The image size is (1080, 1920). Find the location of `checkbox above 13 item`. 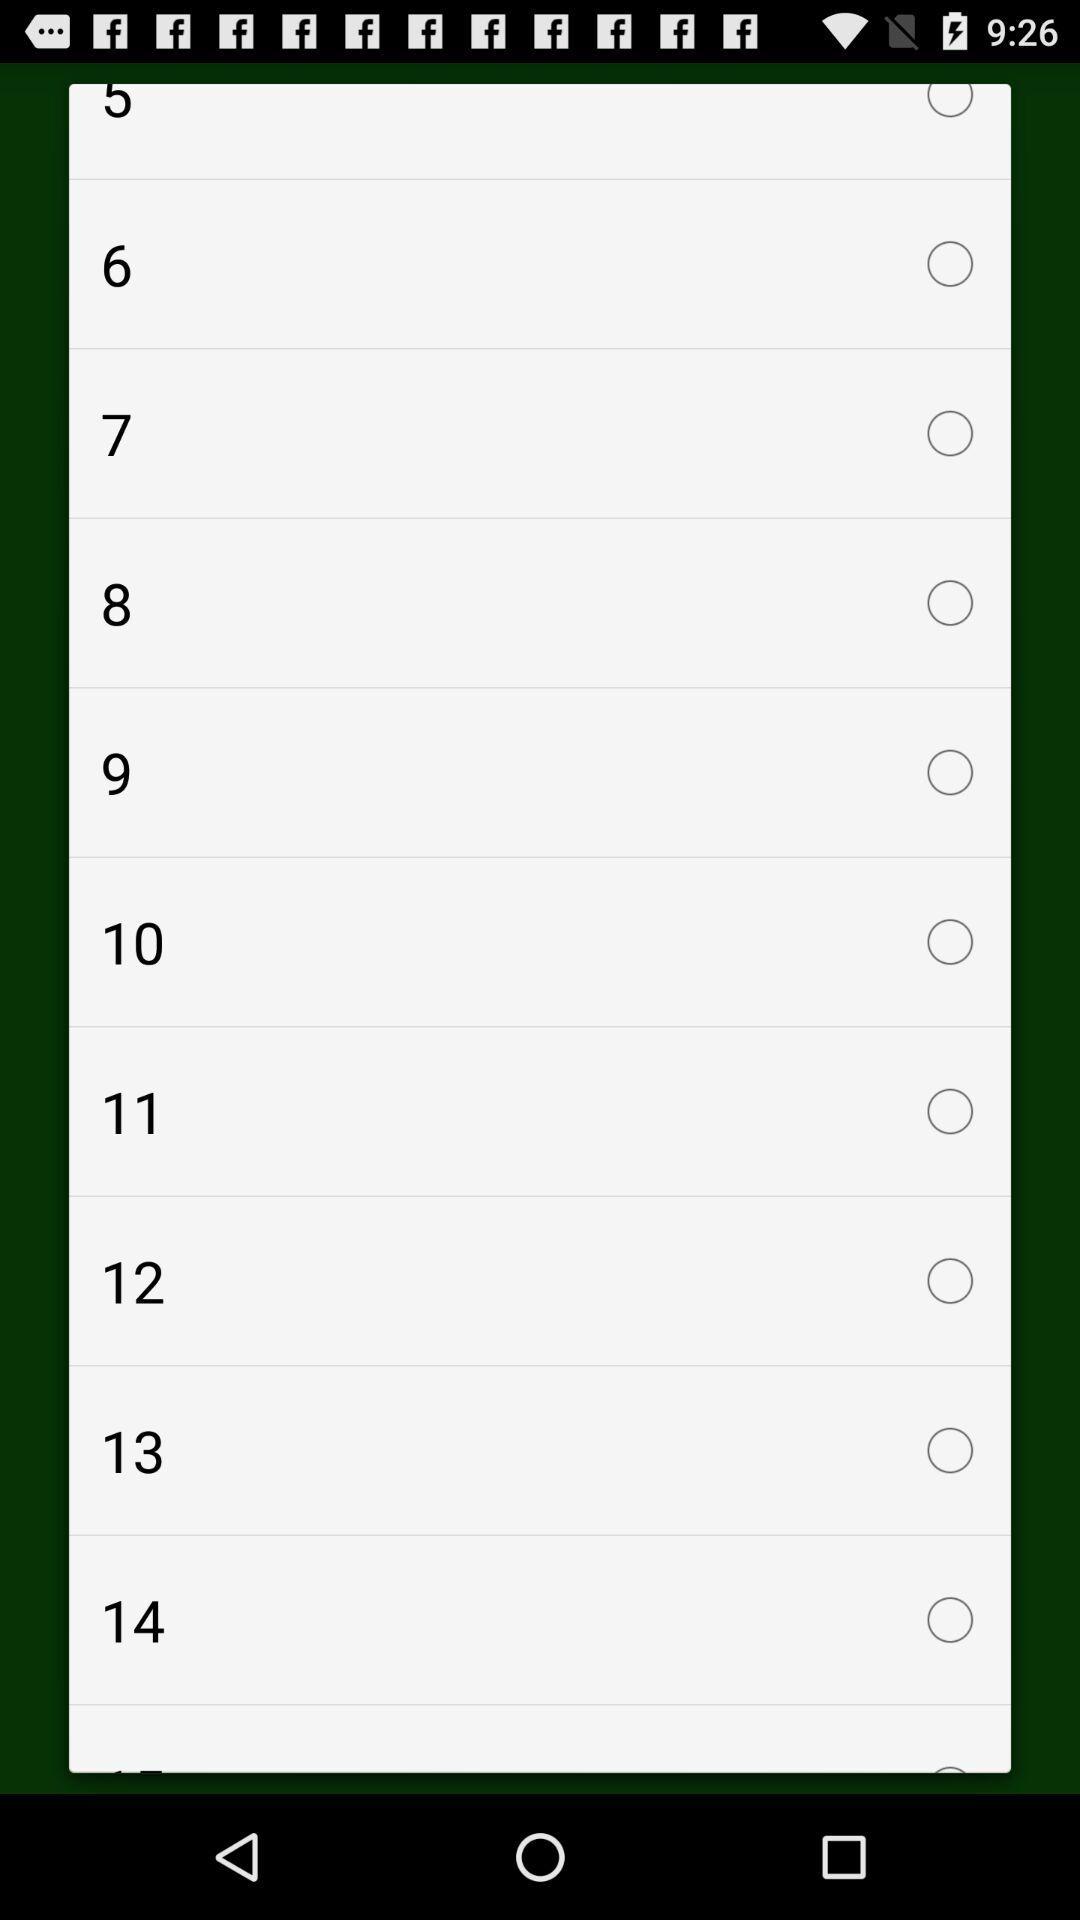

checkbox above 13 item is located at coordinates (540, 1281).